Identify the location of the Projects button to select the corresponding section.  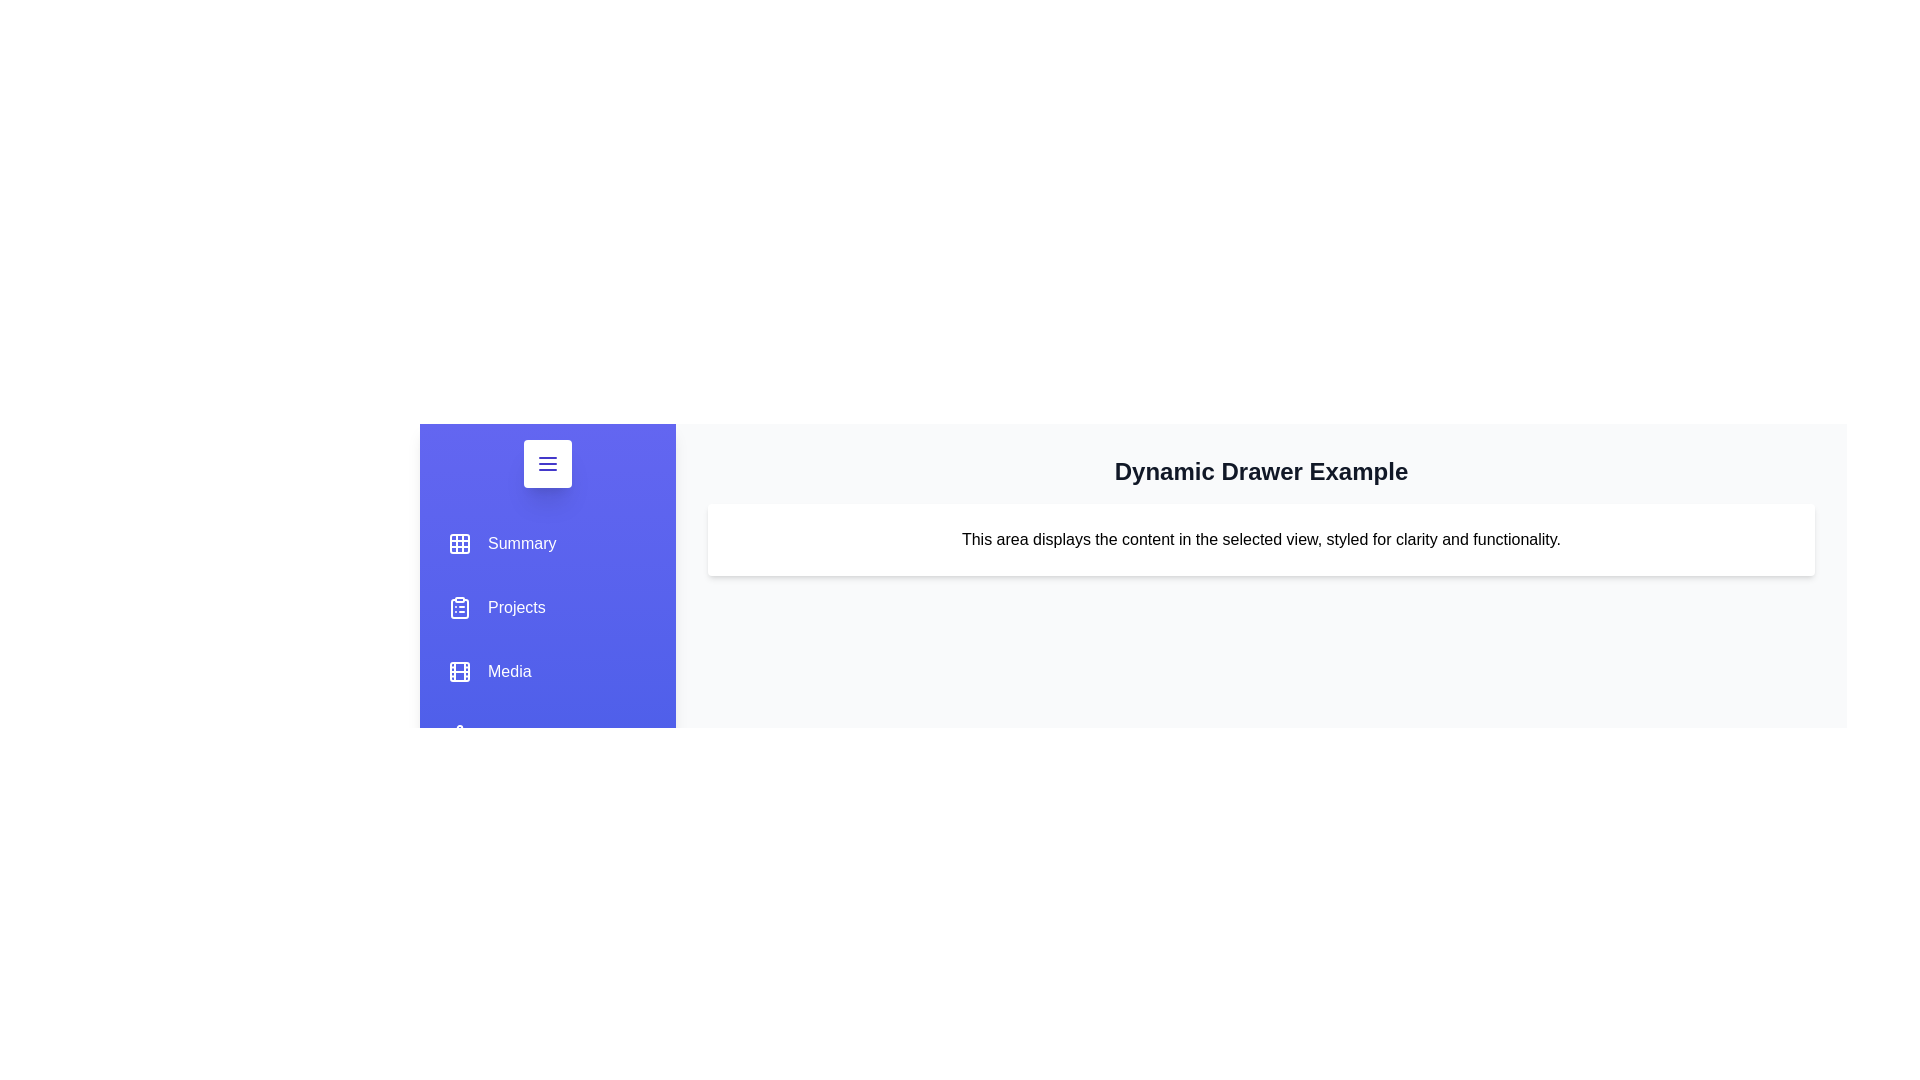
(495, 607).